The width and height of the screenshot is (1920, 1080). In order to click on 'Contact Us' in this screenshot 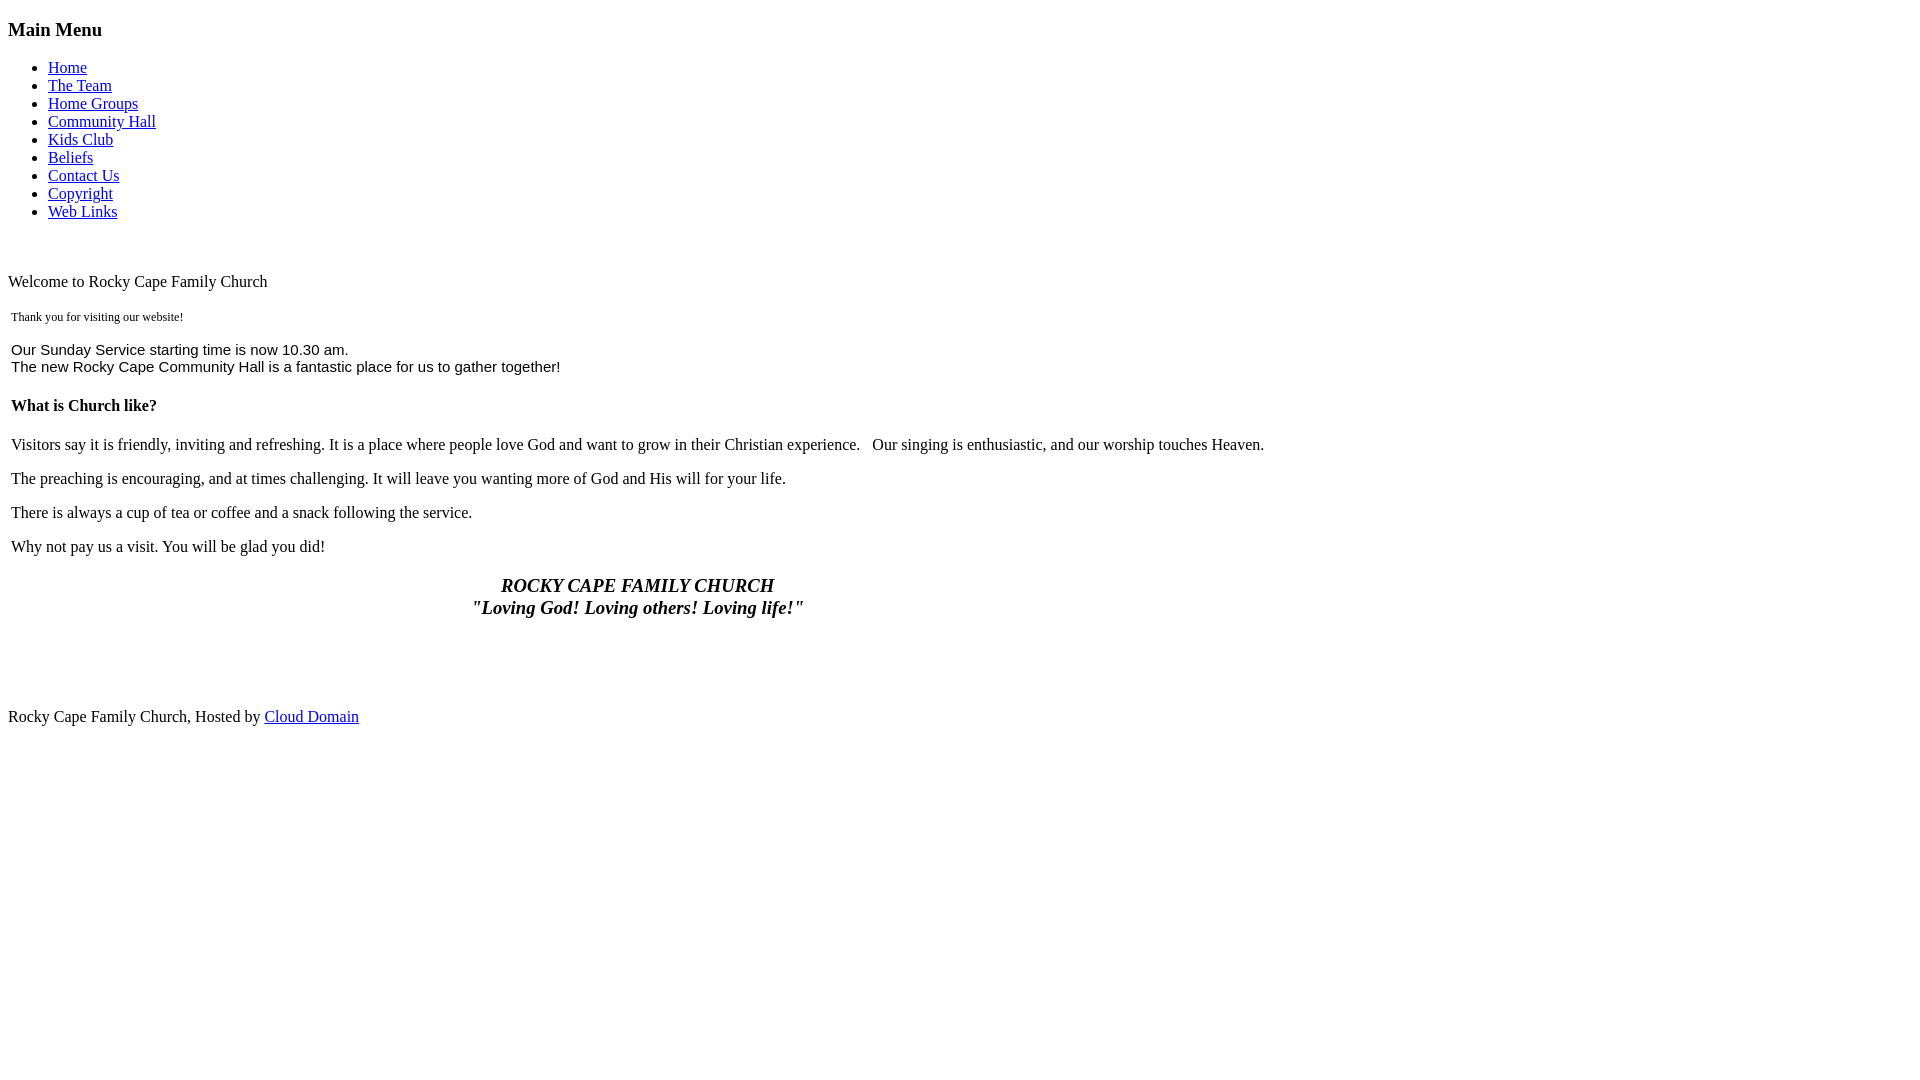, I will do `click(48, 174)`.